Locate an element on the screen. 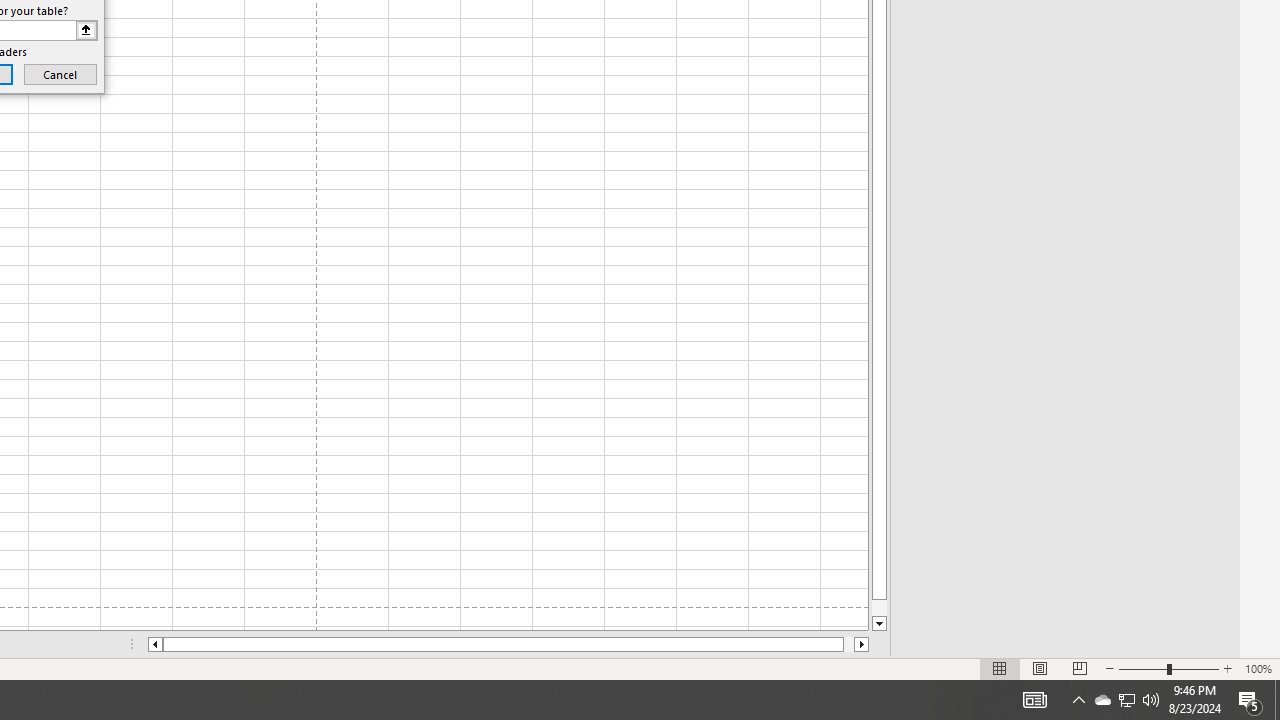  'Column left' is located at coordinates (153, 644).